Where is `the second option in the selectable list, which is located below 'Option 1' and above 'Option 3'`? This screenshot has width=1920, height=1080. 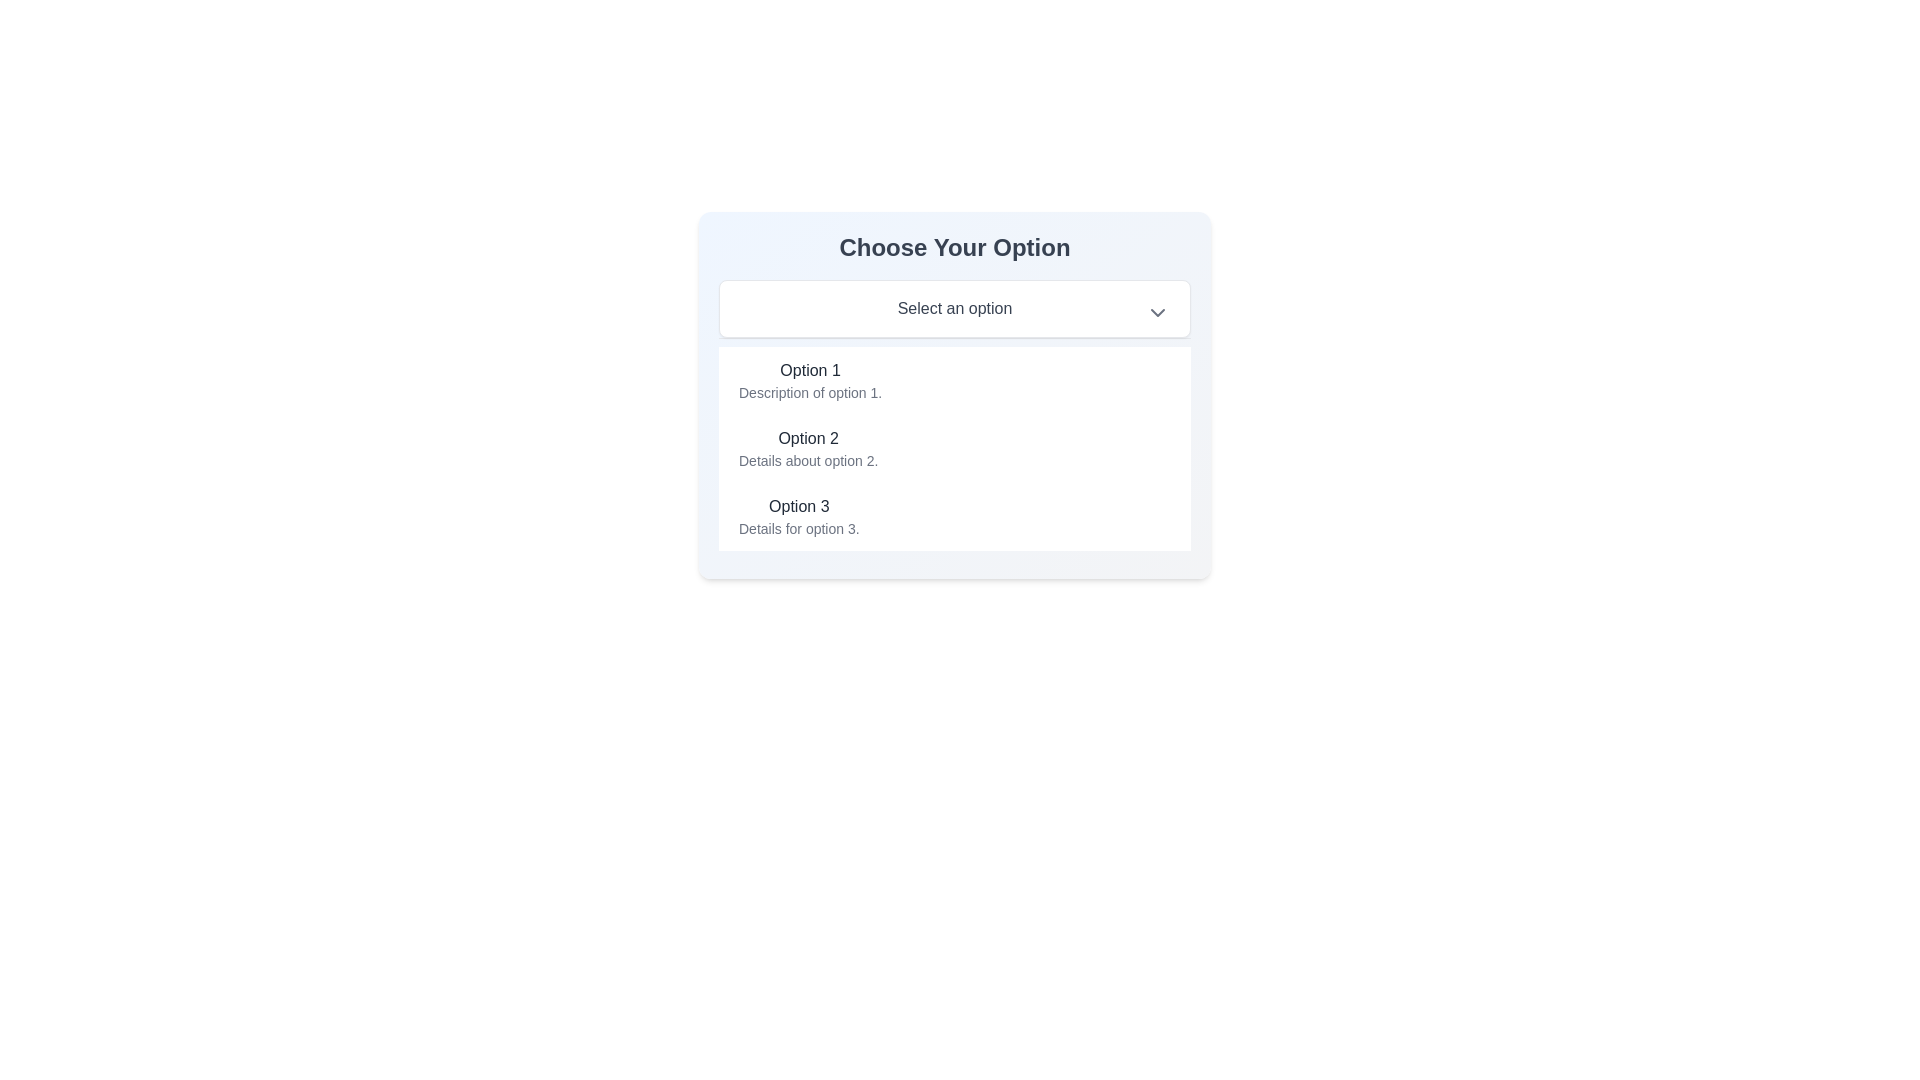
the second option in the selectable list, which is located below 'Option 1' and above 'Option 3' is located at coordinates (954, 447).